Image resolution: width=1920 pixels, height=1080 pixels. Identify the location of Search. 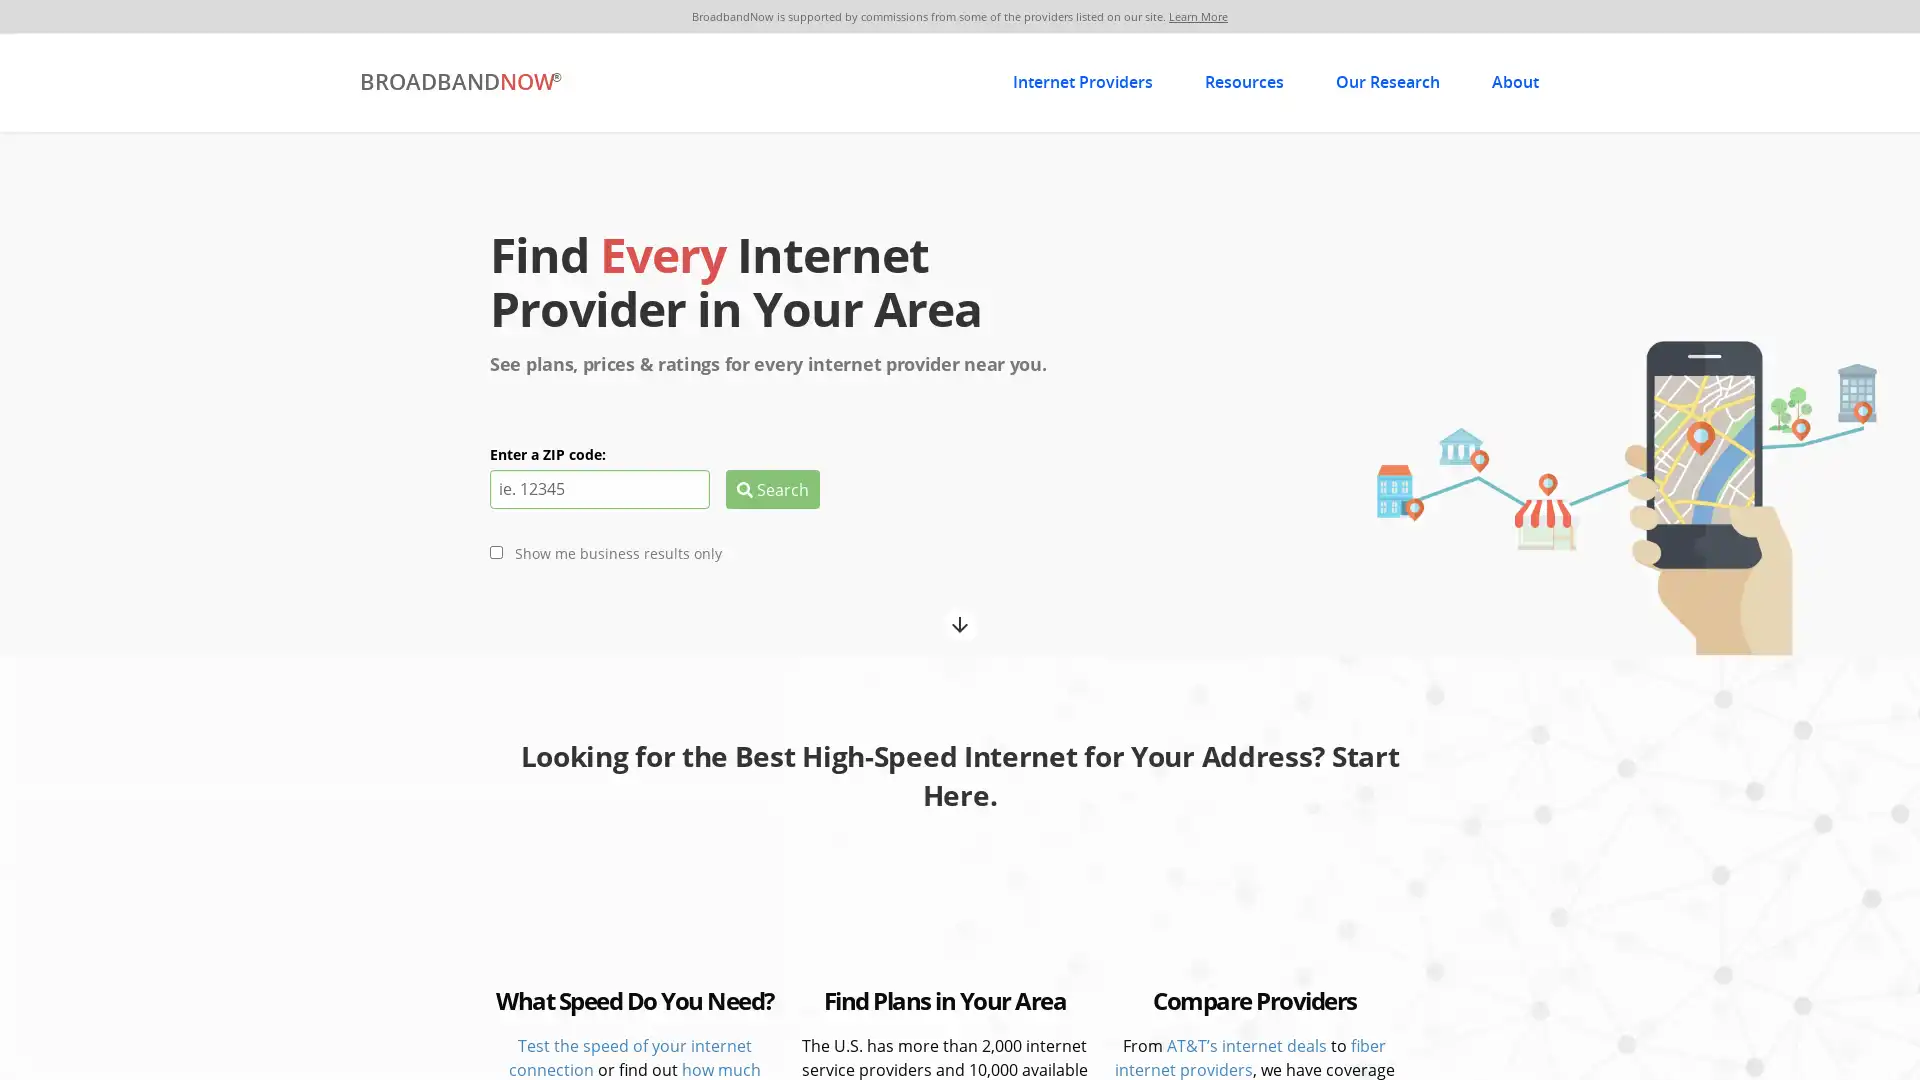
(771, 488).